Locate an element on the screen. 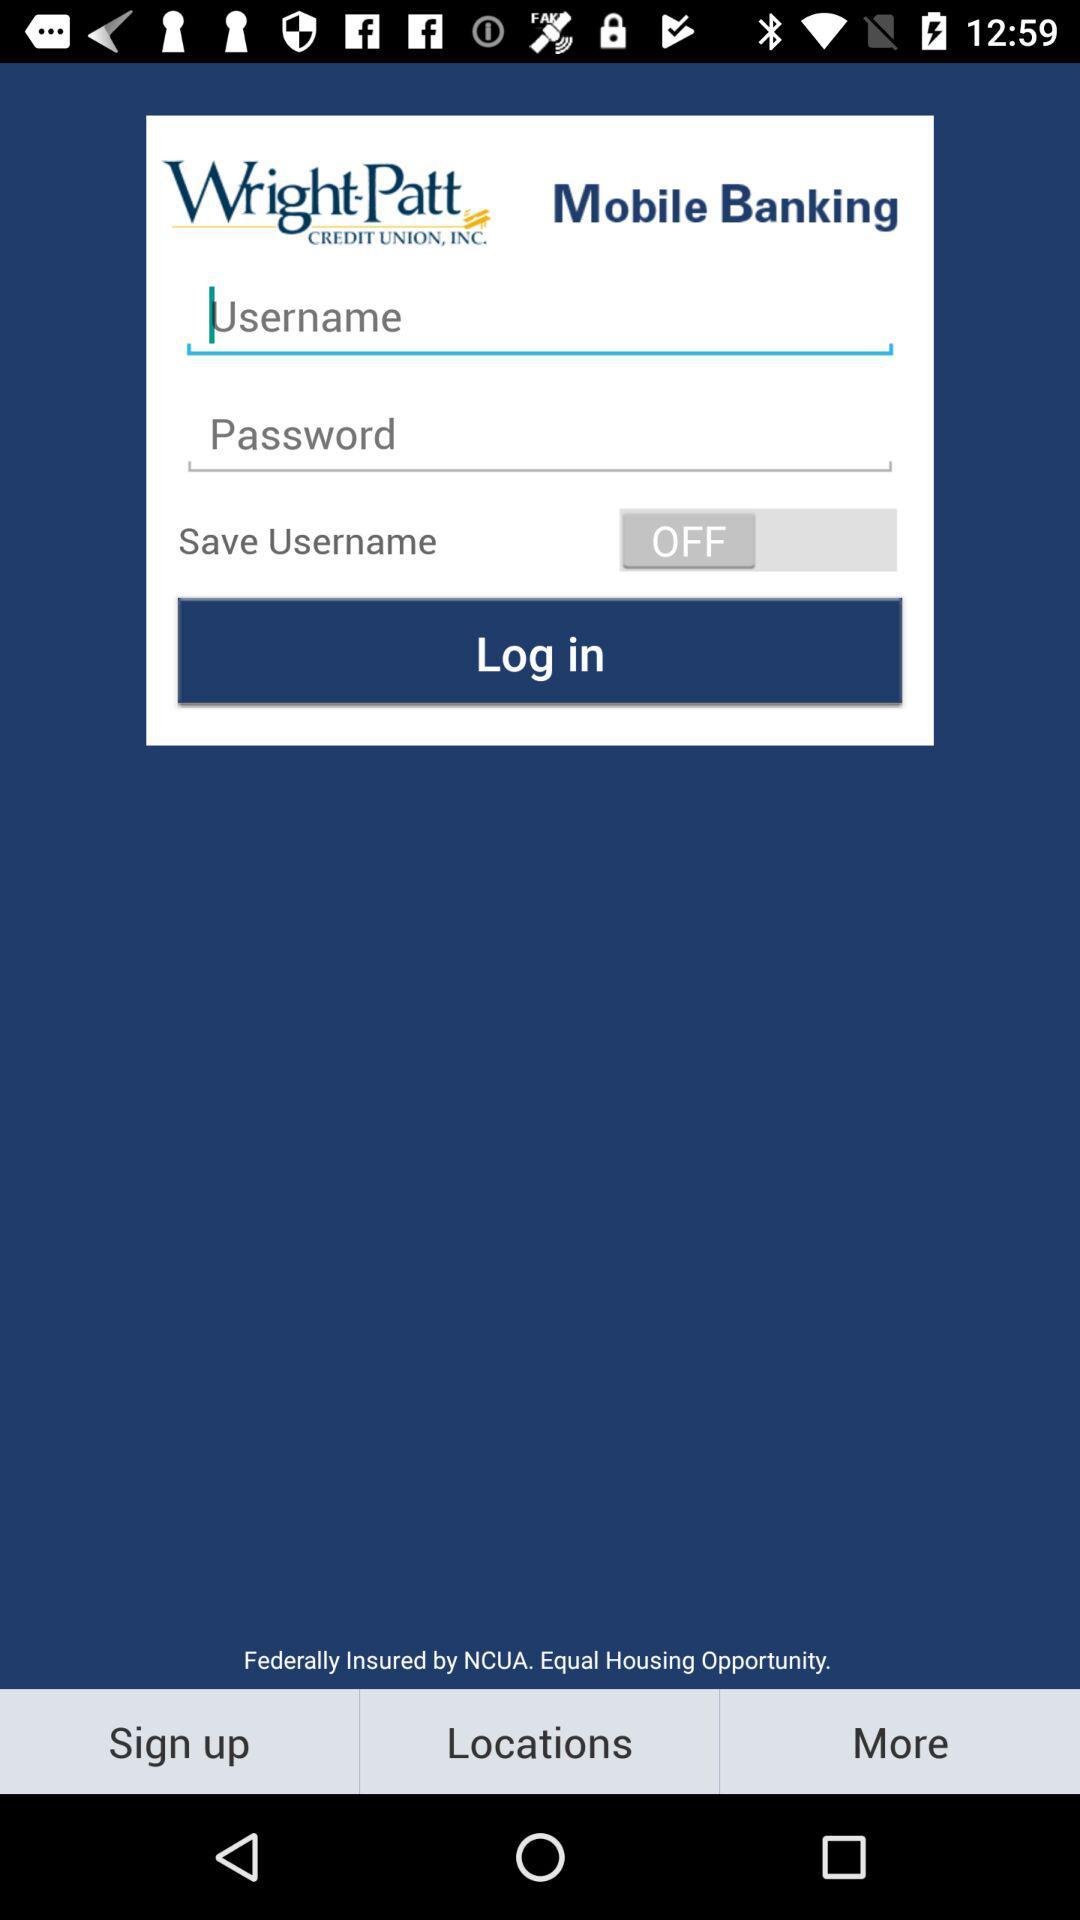 The height and width of the screenshot is (1920, 1080). the icon to the right of the locations is located at coordinates (898, 1740).